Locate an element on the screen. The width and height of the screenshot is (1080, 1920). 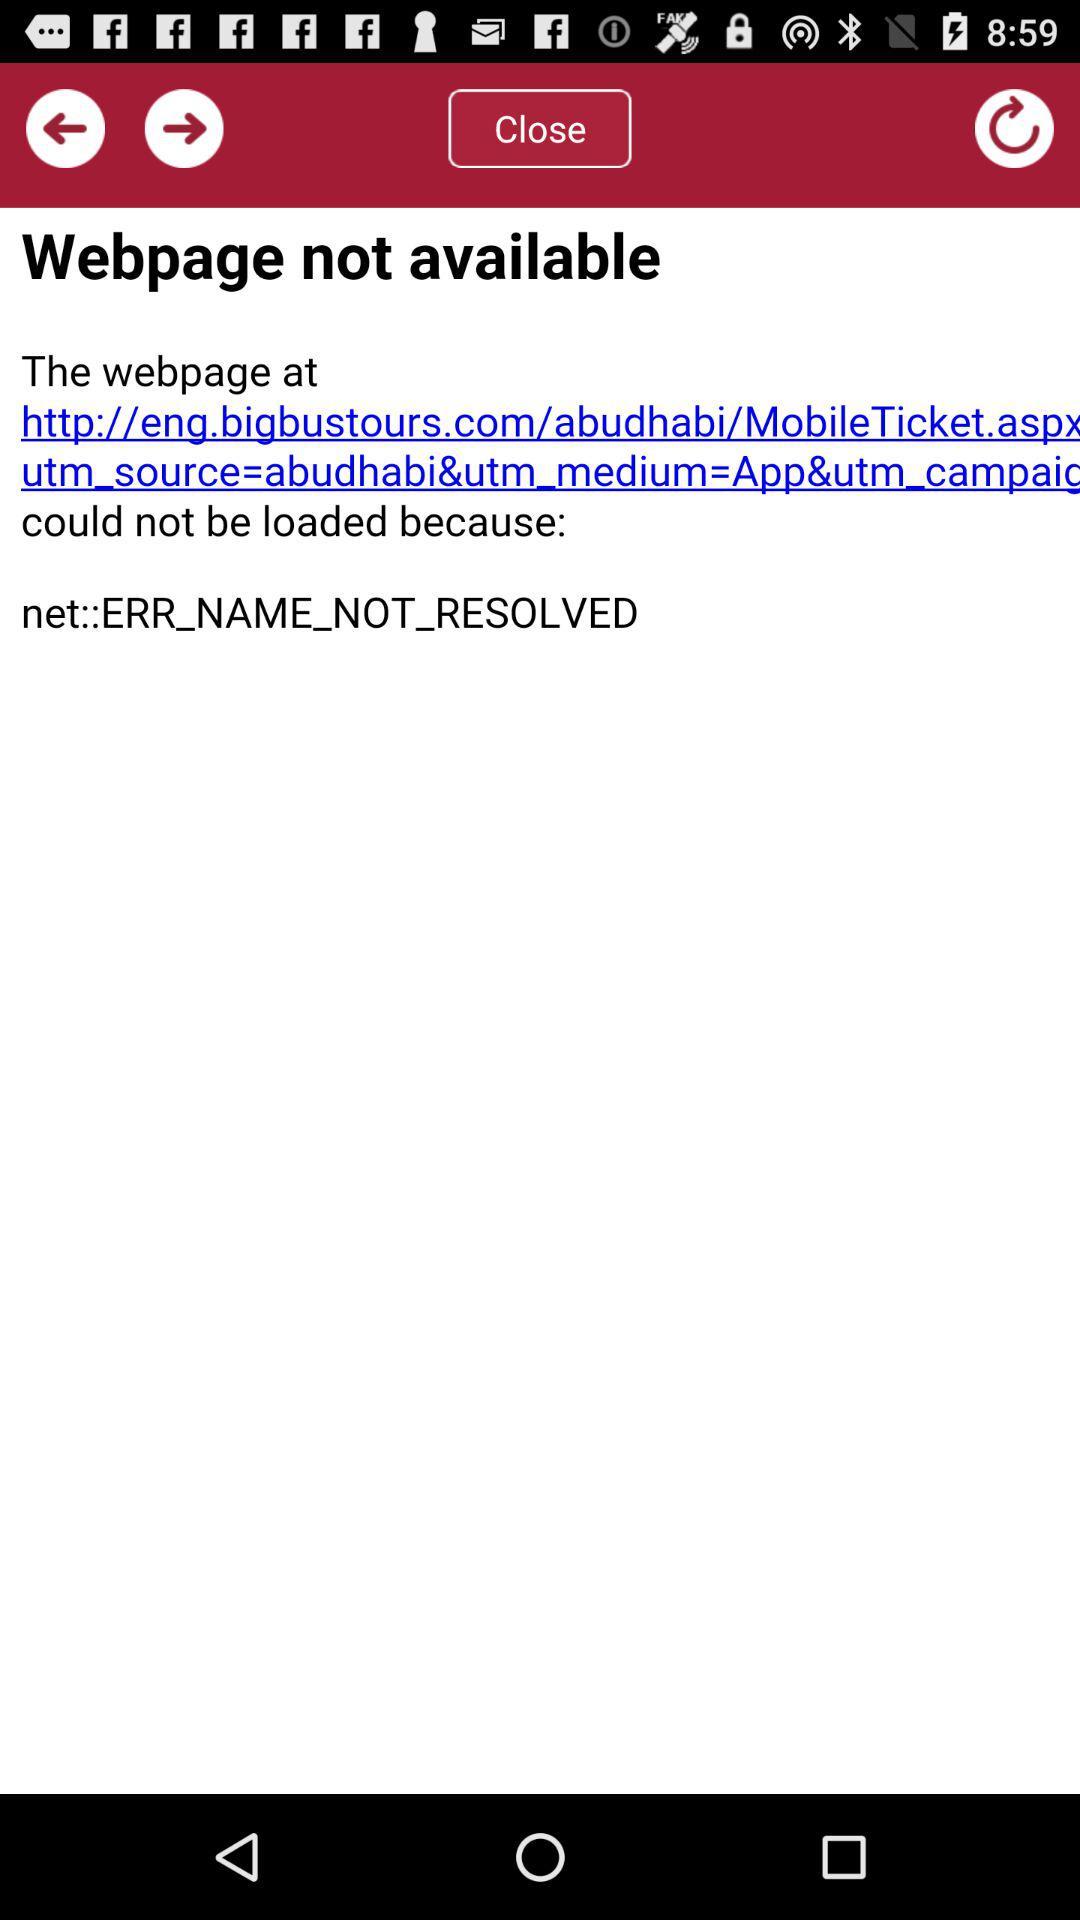
return to previous page is located at coordinates (64, 127).